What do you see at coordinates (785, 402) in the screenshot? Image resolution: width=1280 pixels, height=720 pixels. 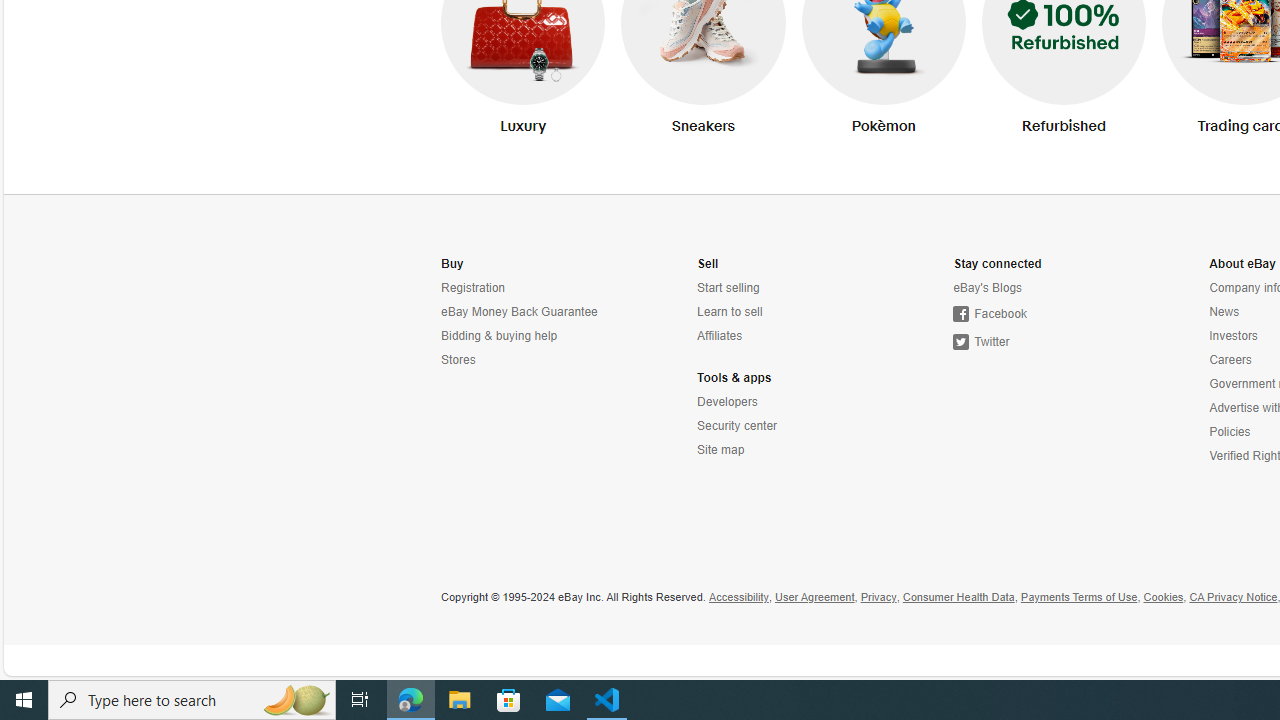 I see `'Developers'` at bounding box center [785, 402].